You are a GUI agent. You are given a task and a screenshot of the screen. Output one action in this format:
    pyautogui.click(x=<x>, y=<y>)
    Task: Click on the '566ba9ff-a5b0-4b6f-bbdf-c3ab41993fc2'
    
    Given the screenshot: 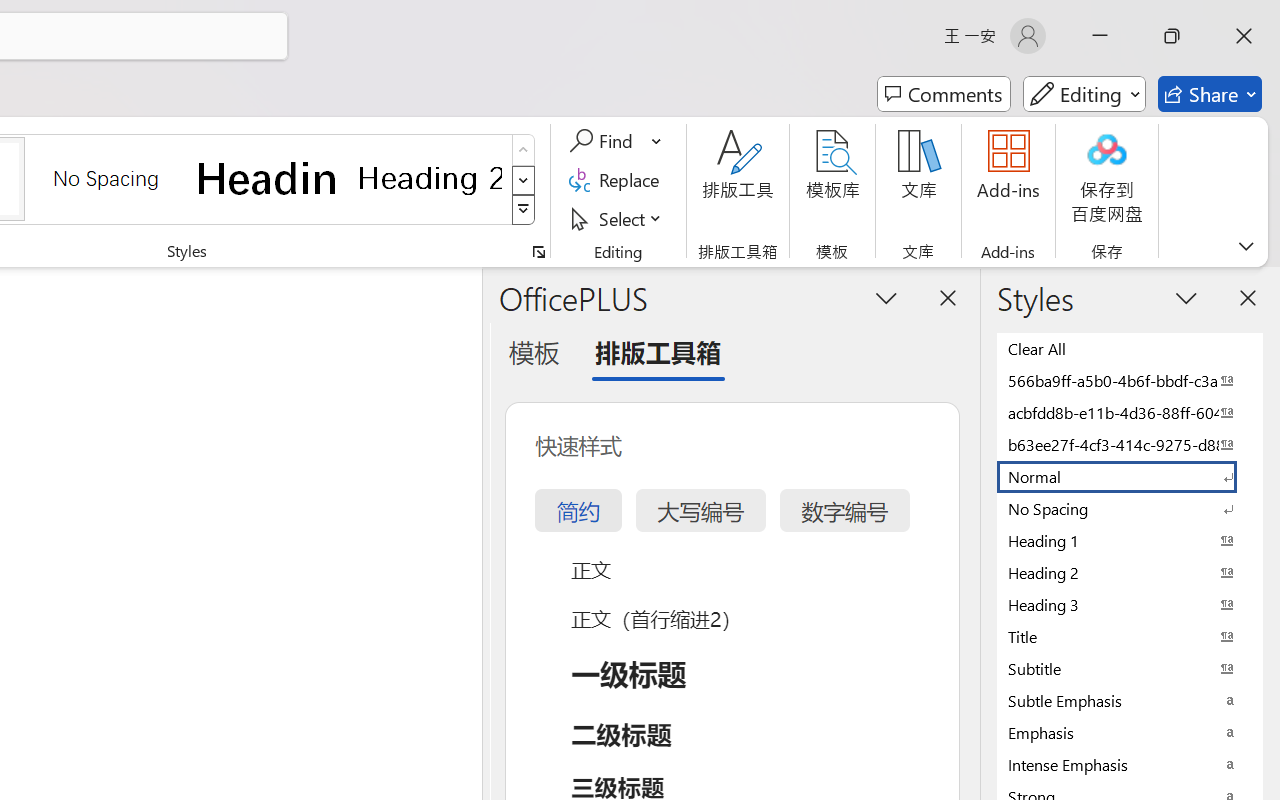 What is the action you would take?
    pyautogui.click(x=1130, y=379)
    